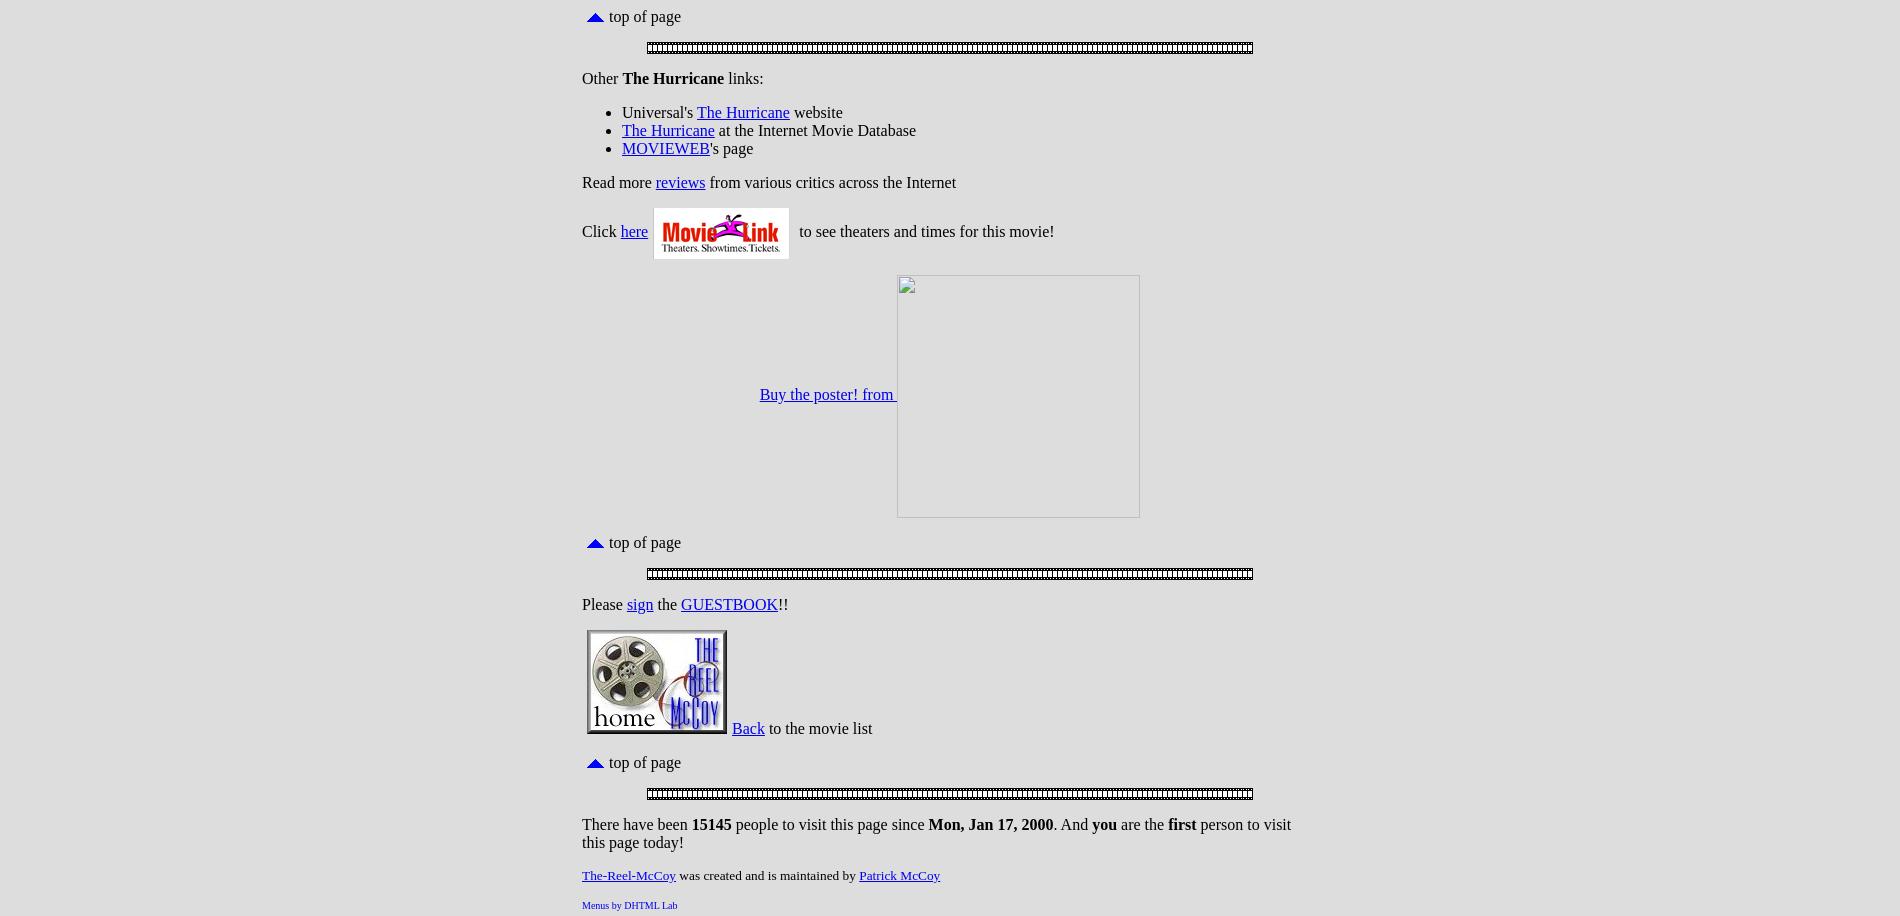  Describe the element at coordinates (729, 148) in the screenshot. I see `''s page'` at that location.